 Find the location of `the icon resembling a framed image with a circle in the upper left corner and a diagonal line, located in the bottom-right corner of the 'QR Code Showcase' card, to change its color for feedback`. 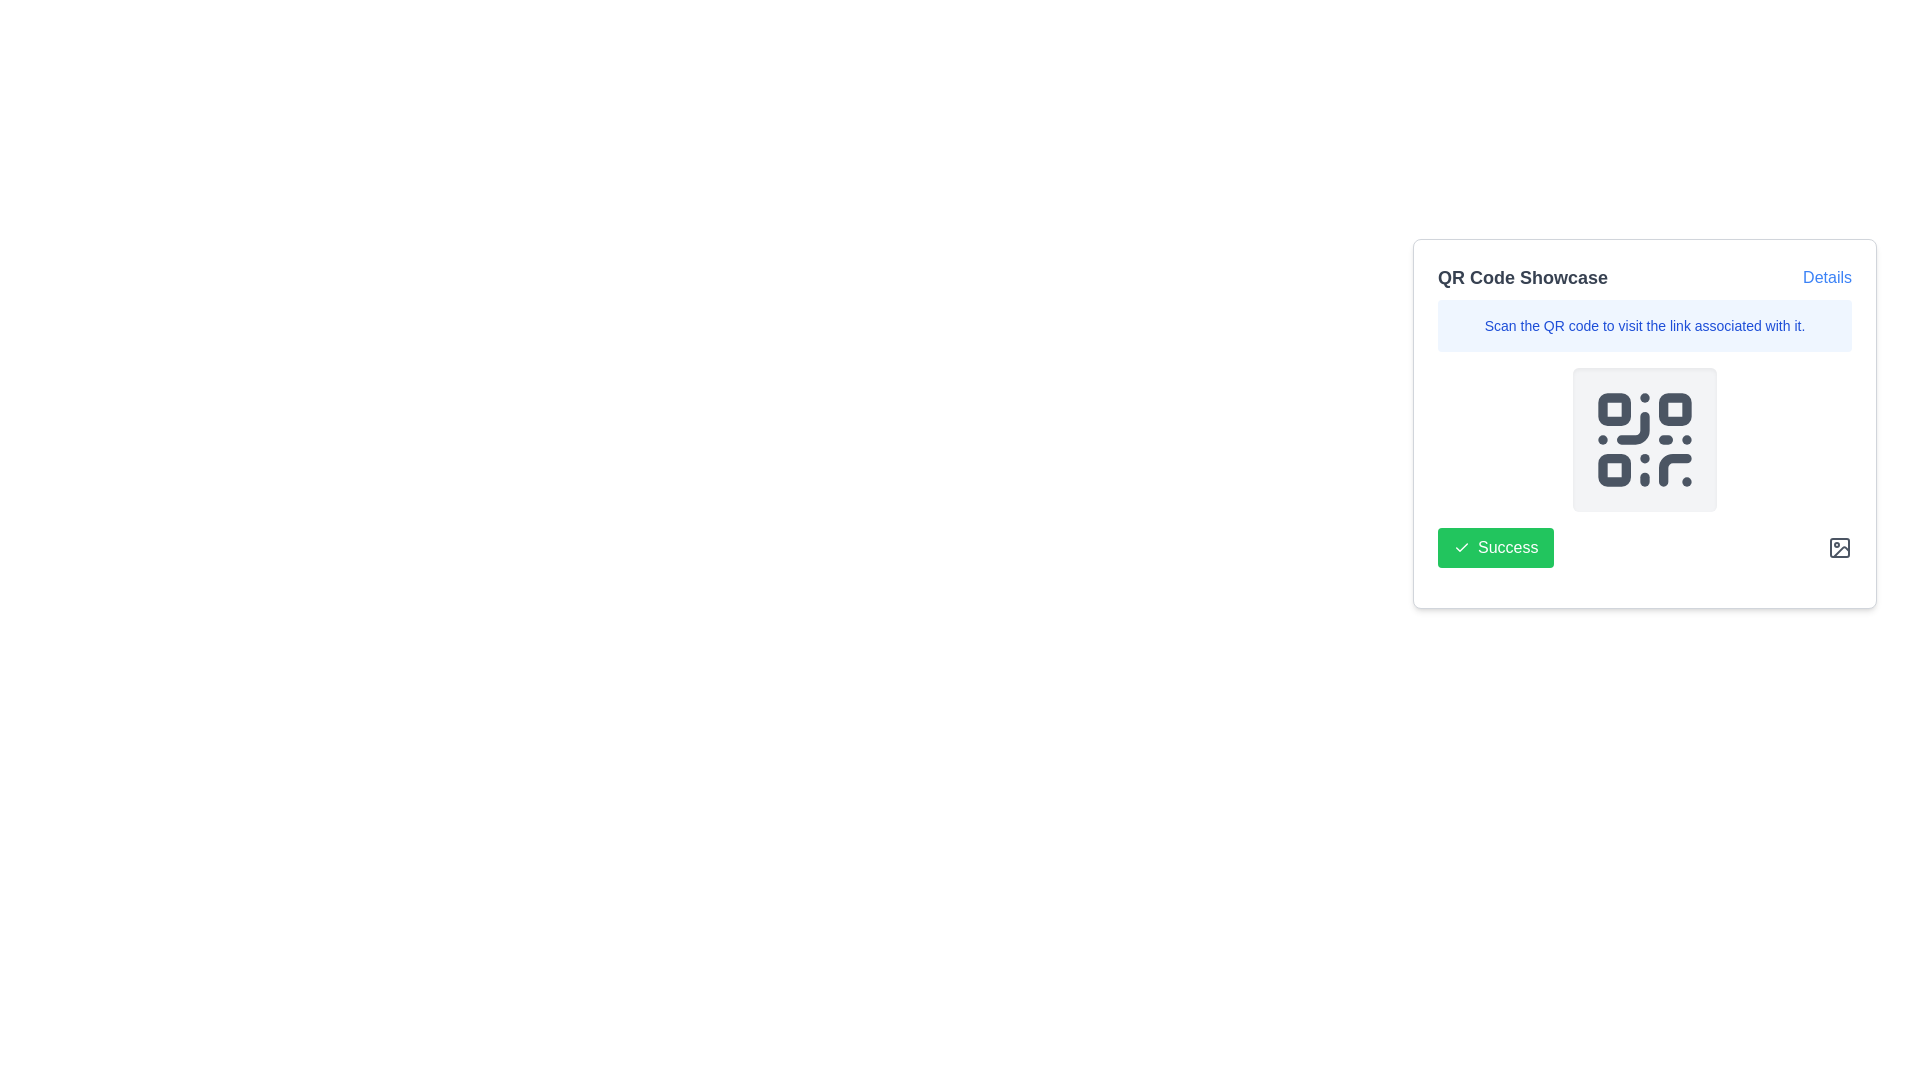

the icon resembling a framed image with a circle in the upper left corner and a diagonal line, located in the bottom-right corner of the 'QR Code Showcase' card, to change its color for feedback is located at coordinates (1839, 547).